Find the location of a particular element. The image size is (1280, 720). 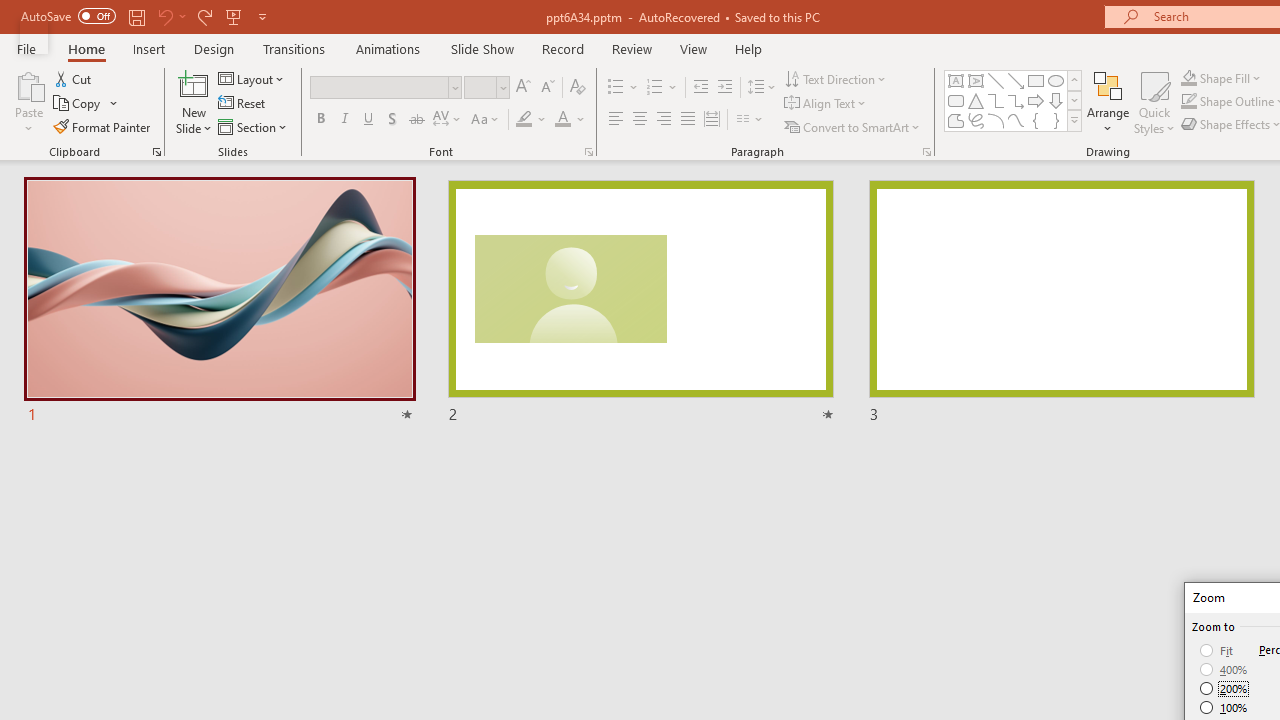

'Align Text' is located at coordinates (826, 103).